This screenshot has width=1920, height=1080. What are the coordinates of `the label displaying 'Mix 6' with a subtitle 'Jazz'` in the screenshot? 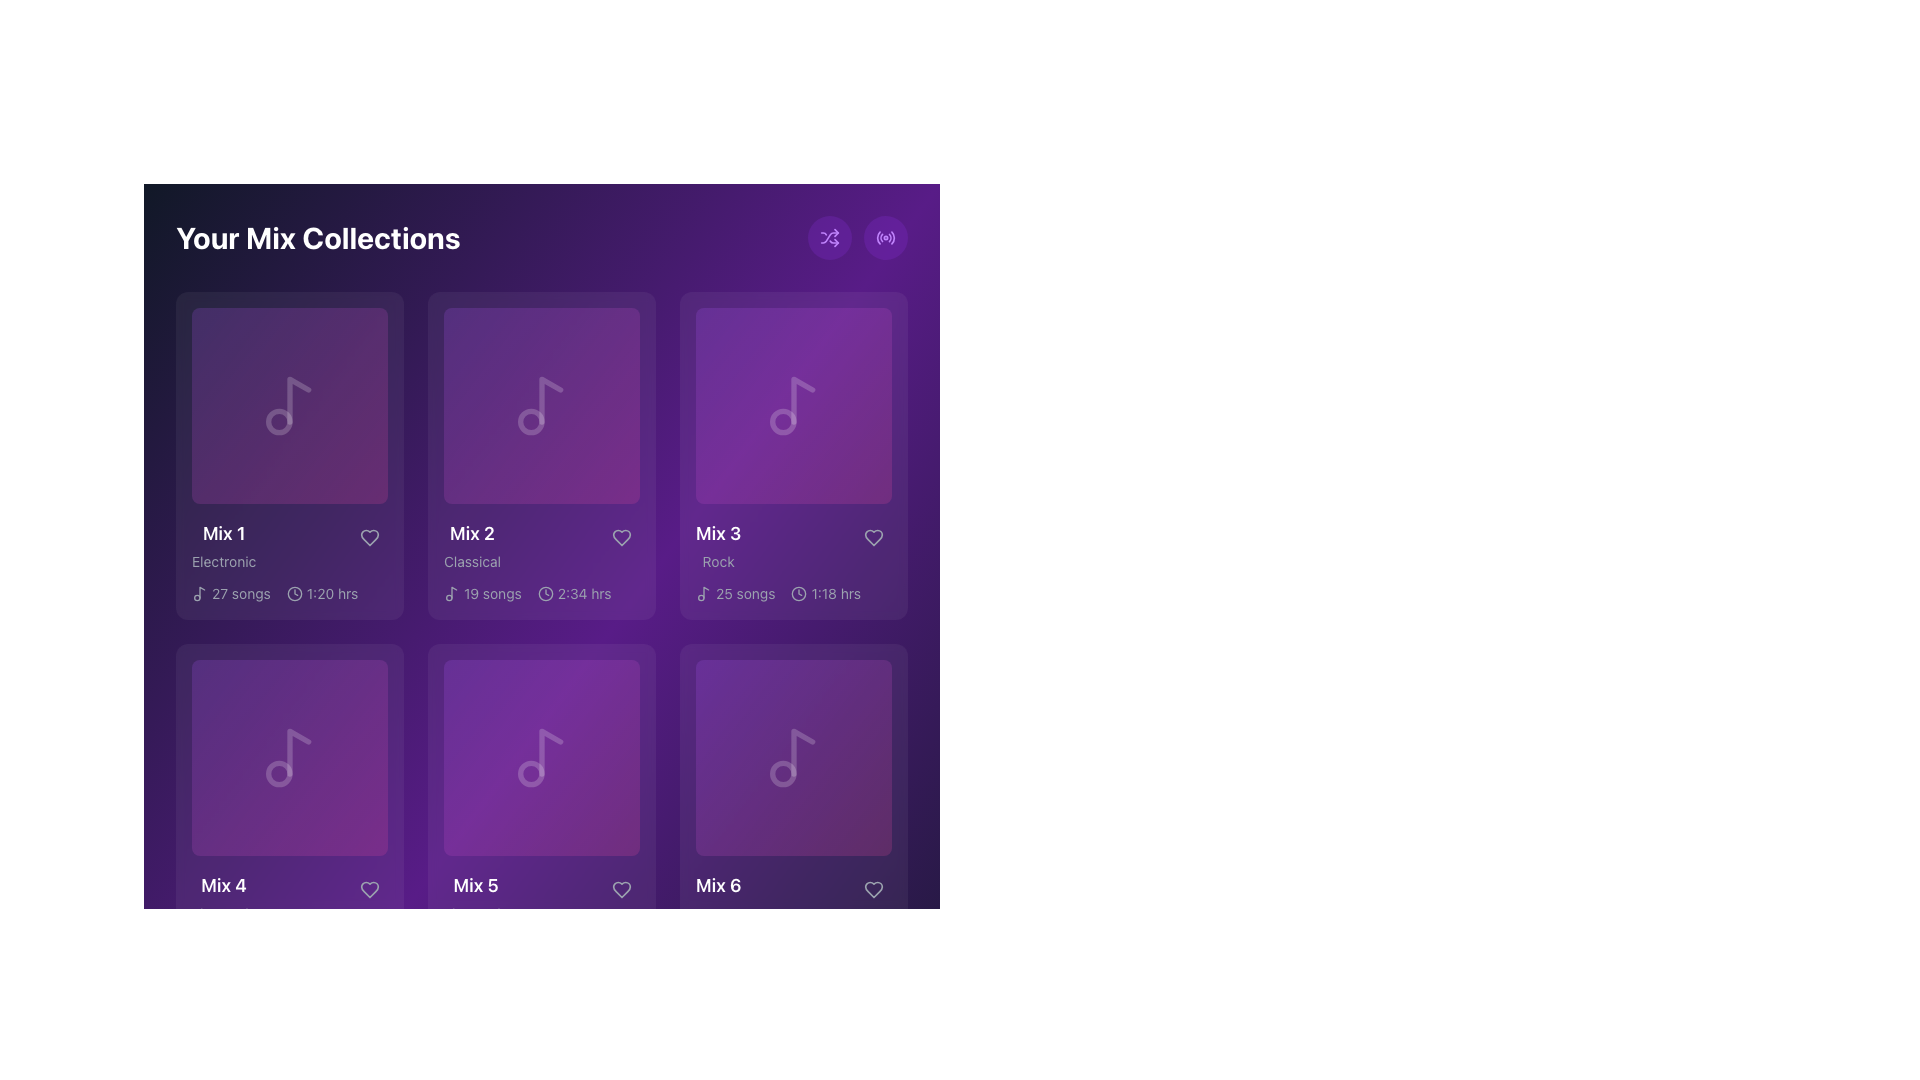 It's located at (718, 897).